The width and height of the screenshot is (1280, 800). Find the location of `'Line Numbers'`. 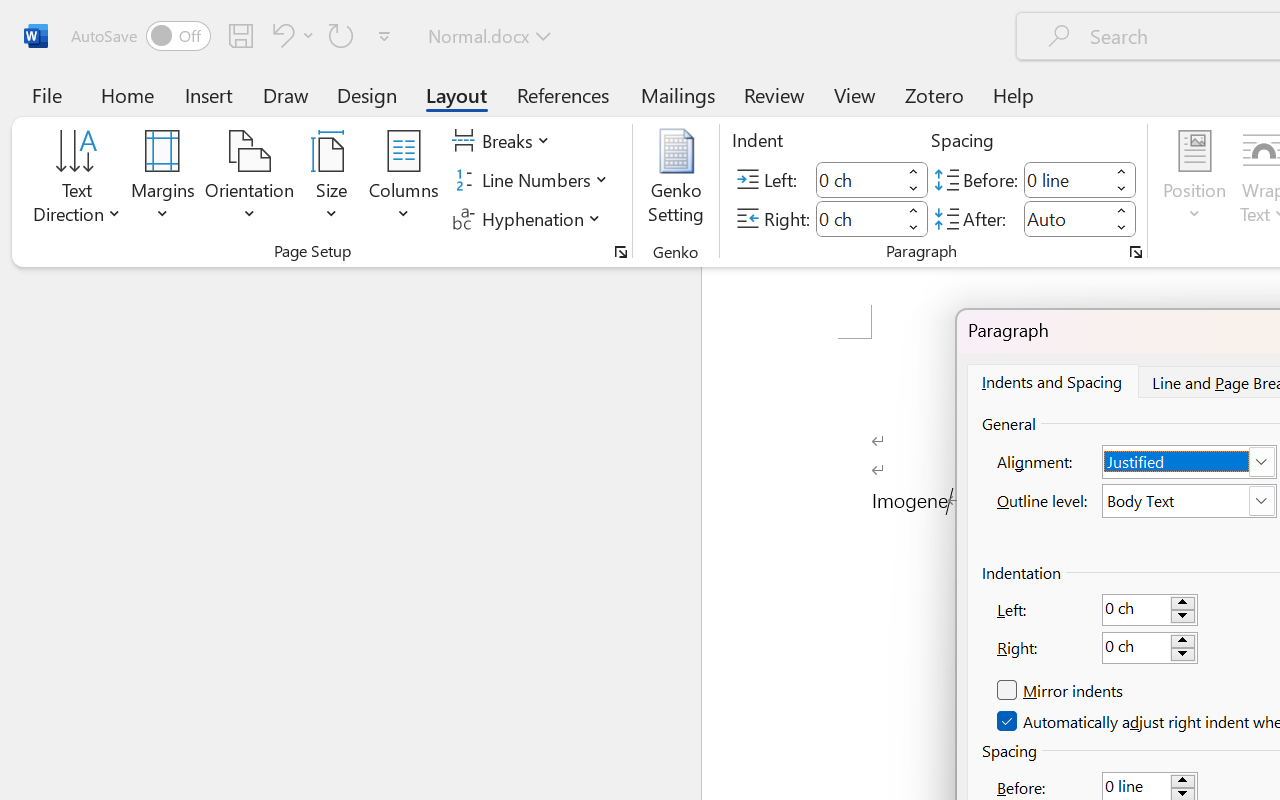

'Line Numbers' is located at coordinates (533, 179).